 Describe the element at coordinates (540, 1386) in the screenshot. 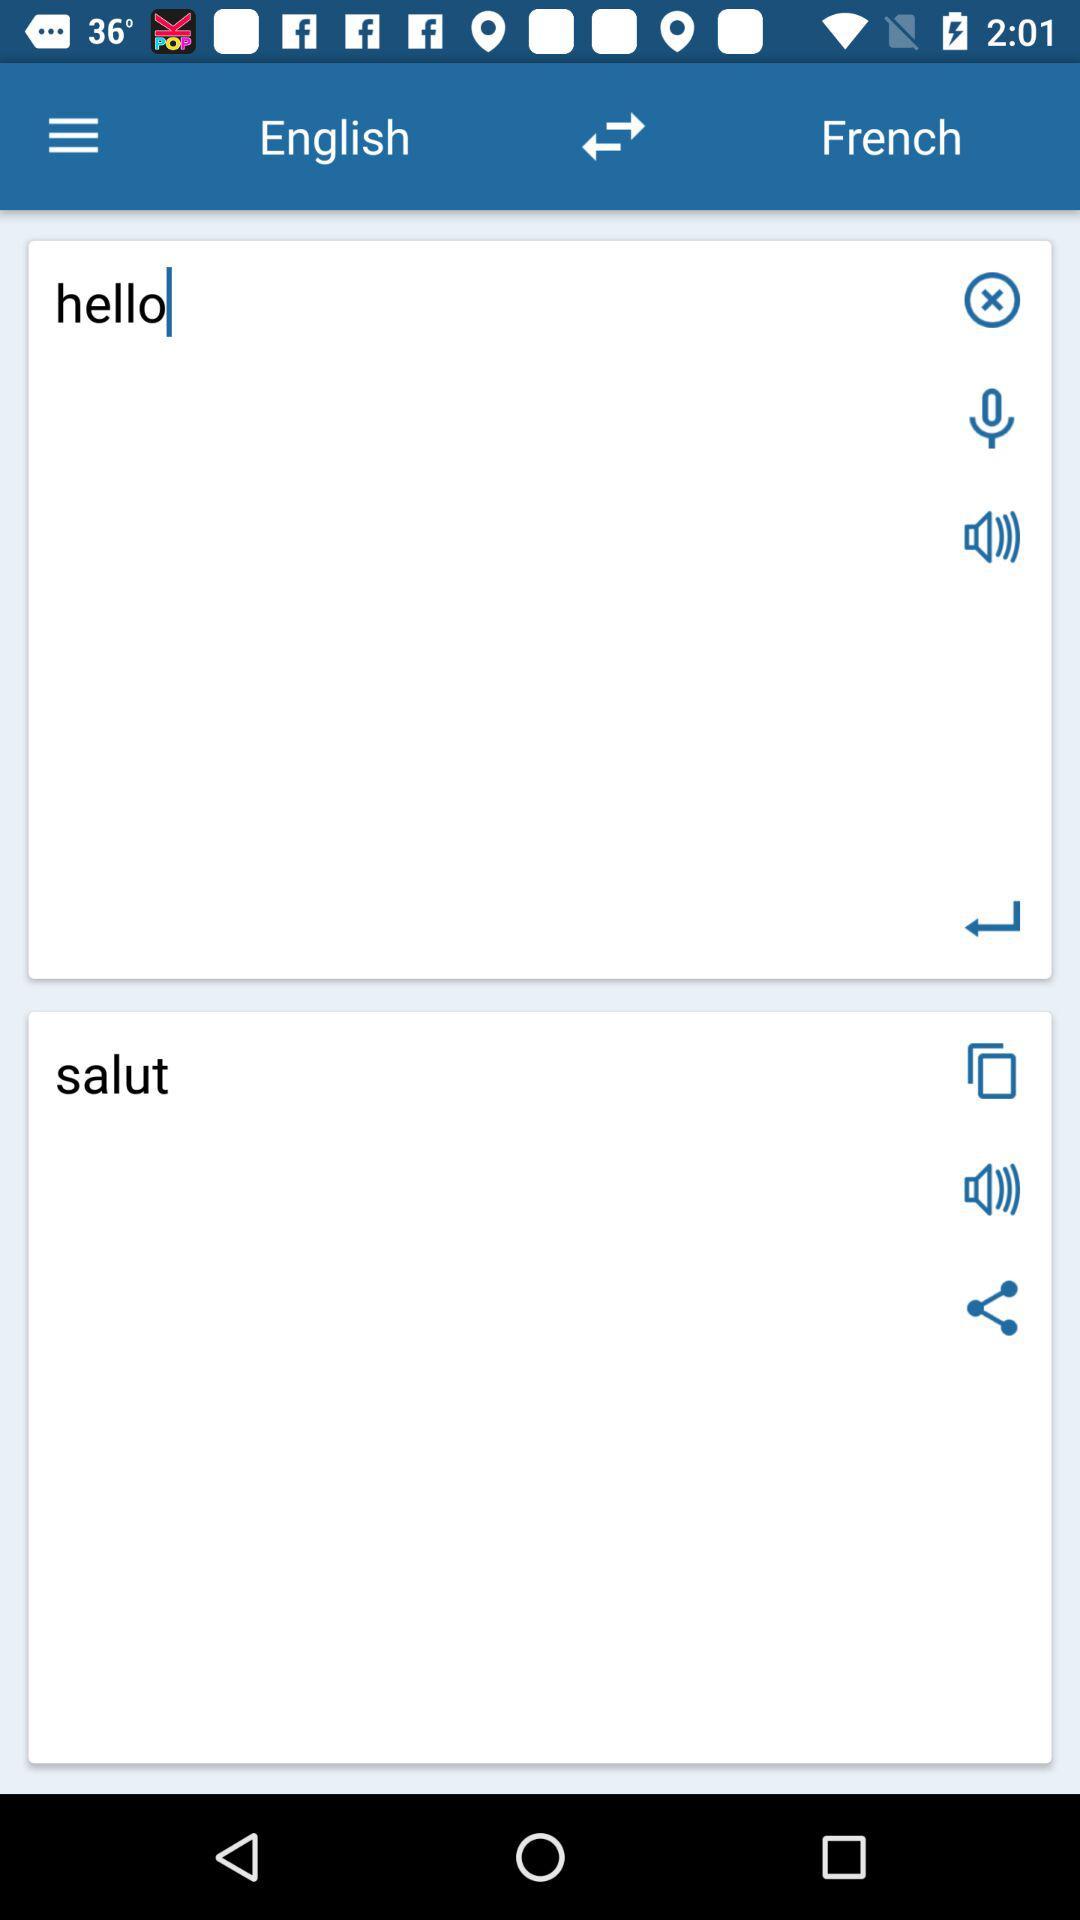

I see `the item below hello item` at that location.